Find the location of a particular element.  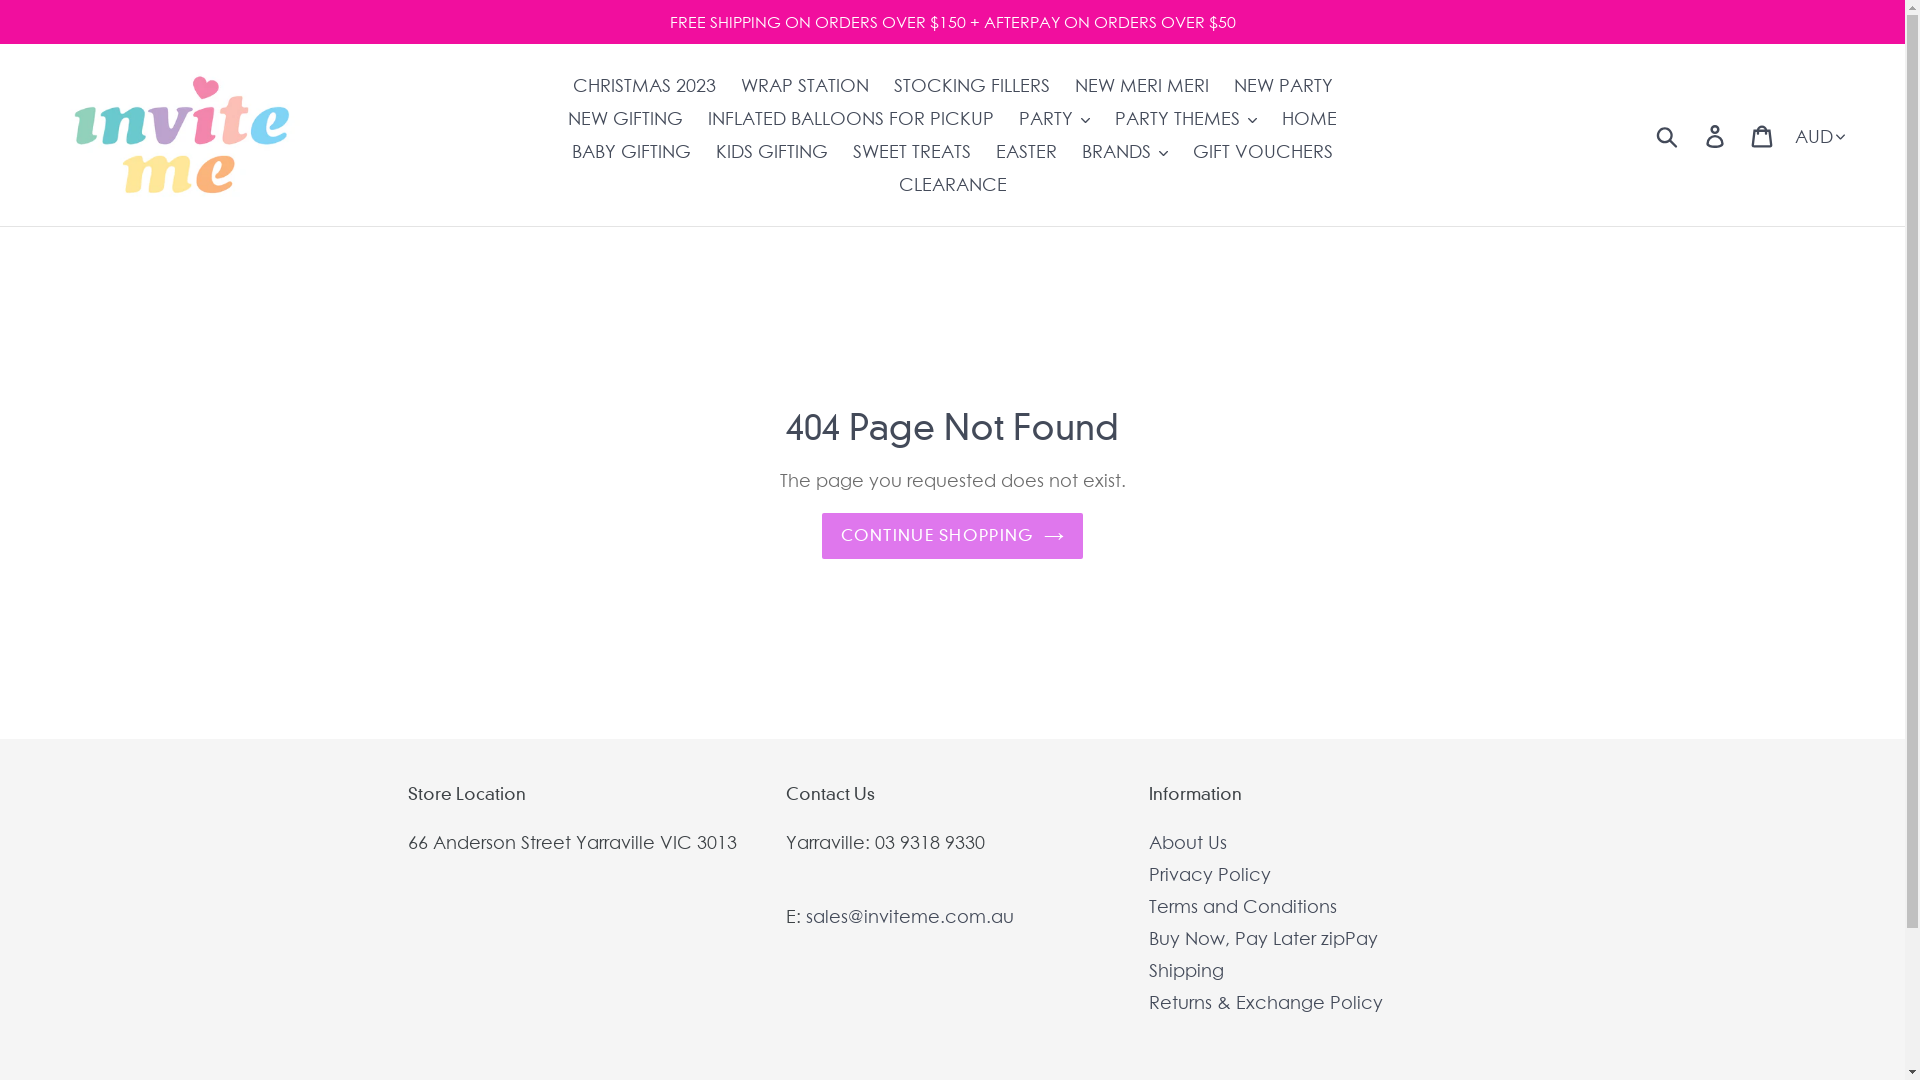

'STOCKING FILLERS' is located at coordinates (971, 84).